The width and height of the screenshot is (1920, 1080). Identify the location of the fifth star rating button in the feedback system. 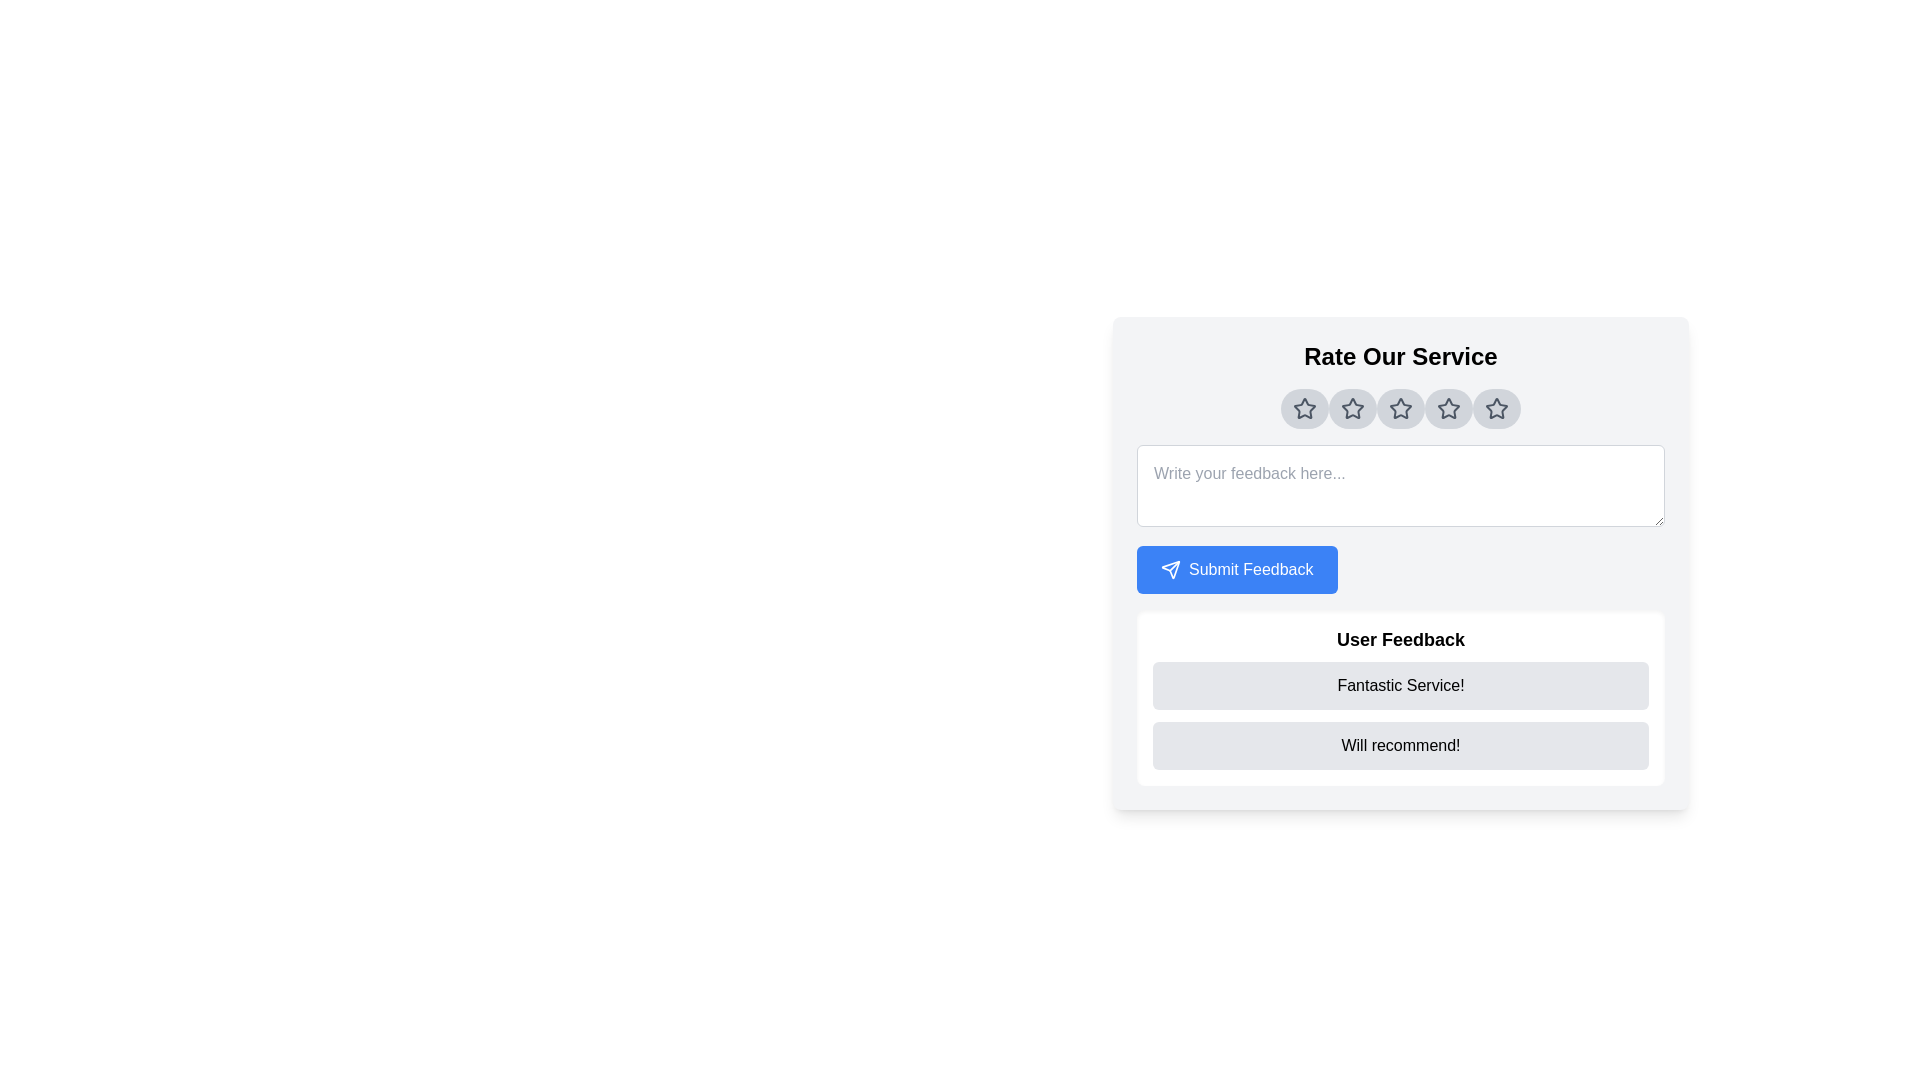
(1449, 407).